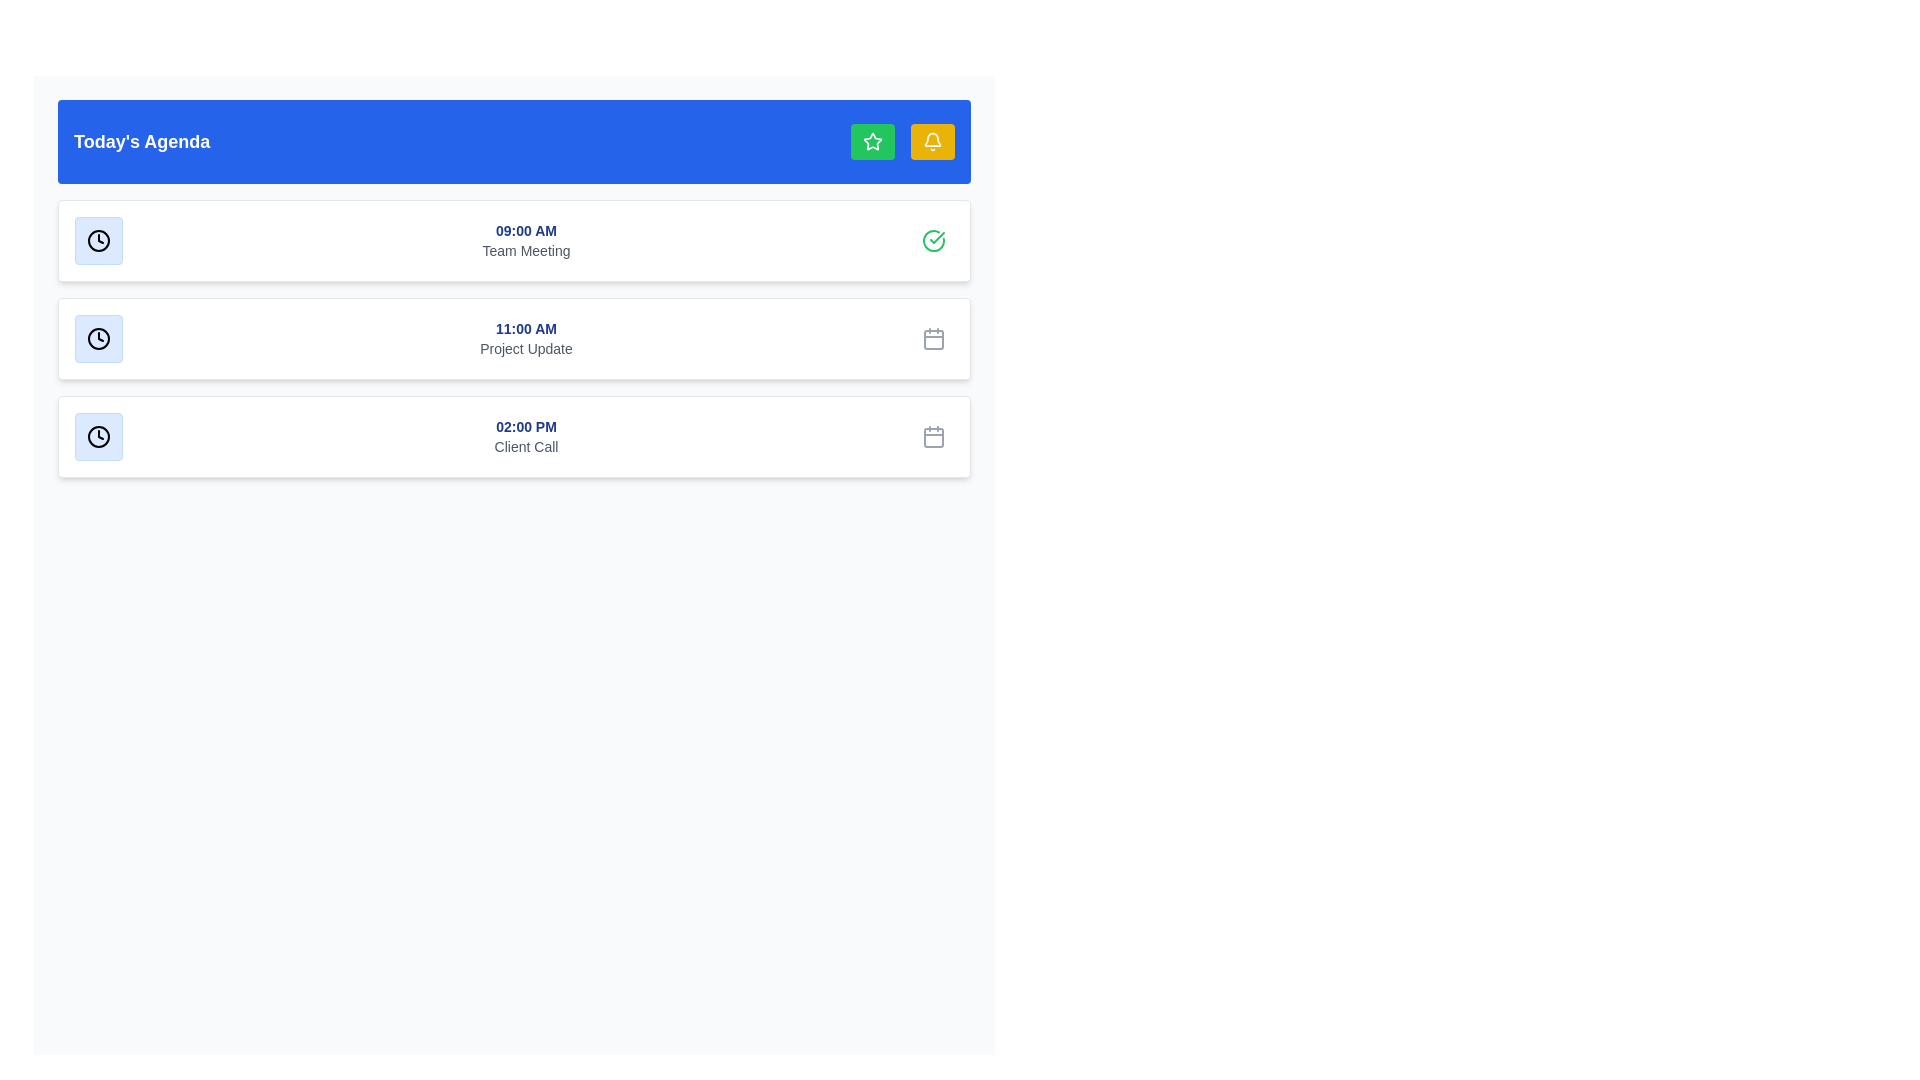  I want to click on the static text label displaying 'Team Meeting' located in the second row under the bold blue time label '09:00 AM' in the first card of the vertically stacked list, so click(526, 249).